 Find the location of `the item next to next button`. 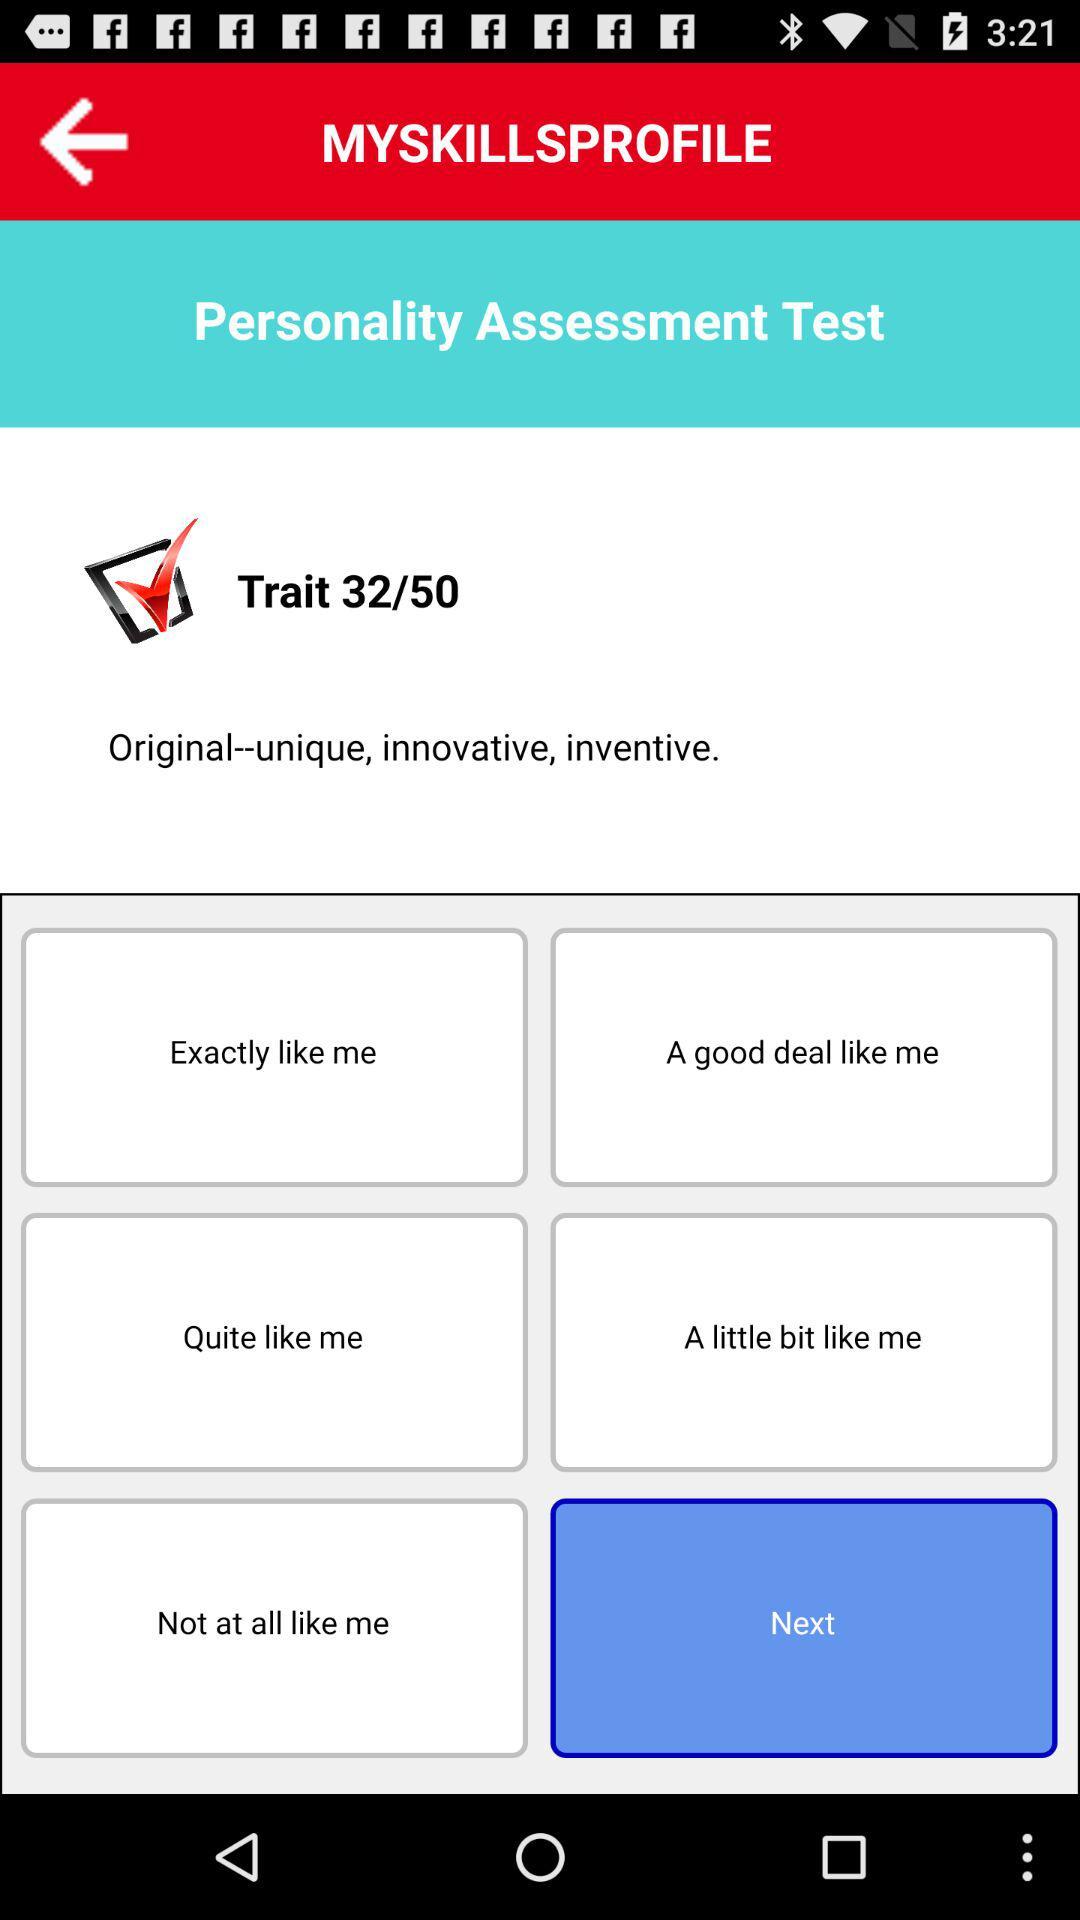

the item next to next button is located at coordinates (274, 1628).